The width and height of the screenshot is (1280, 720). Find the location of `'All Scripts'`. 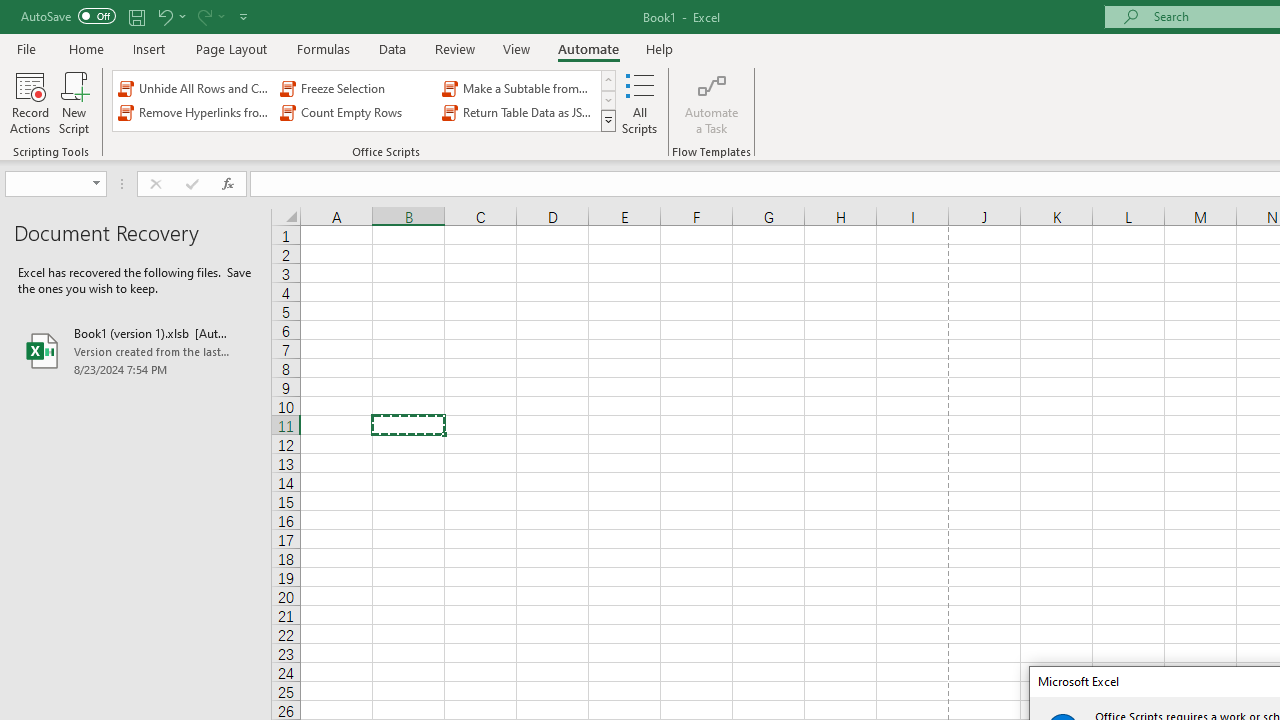

'All Scripts' is located at coordinates (640, 103).